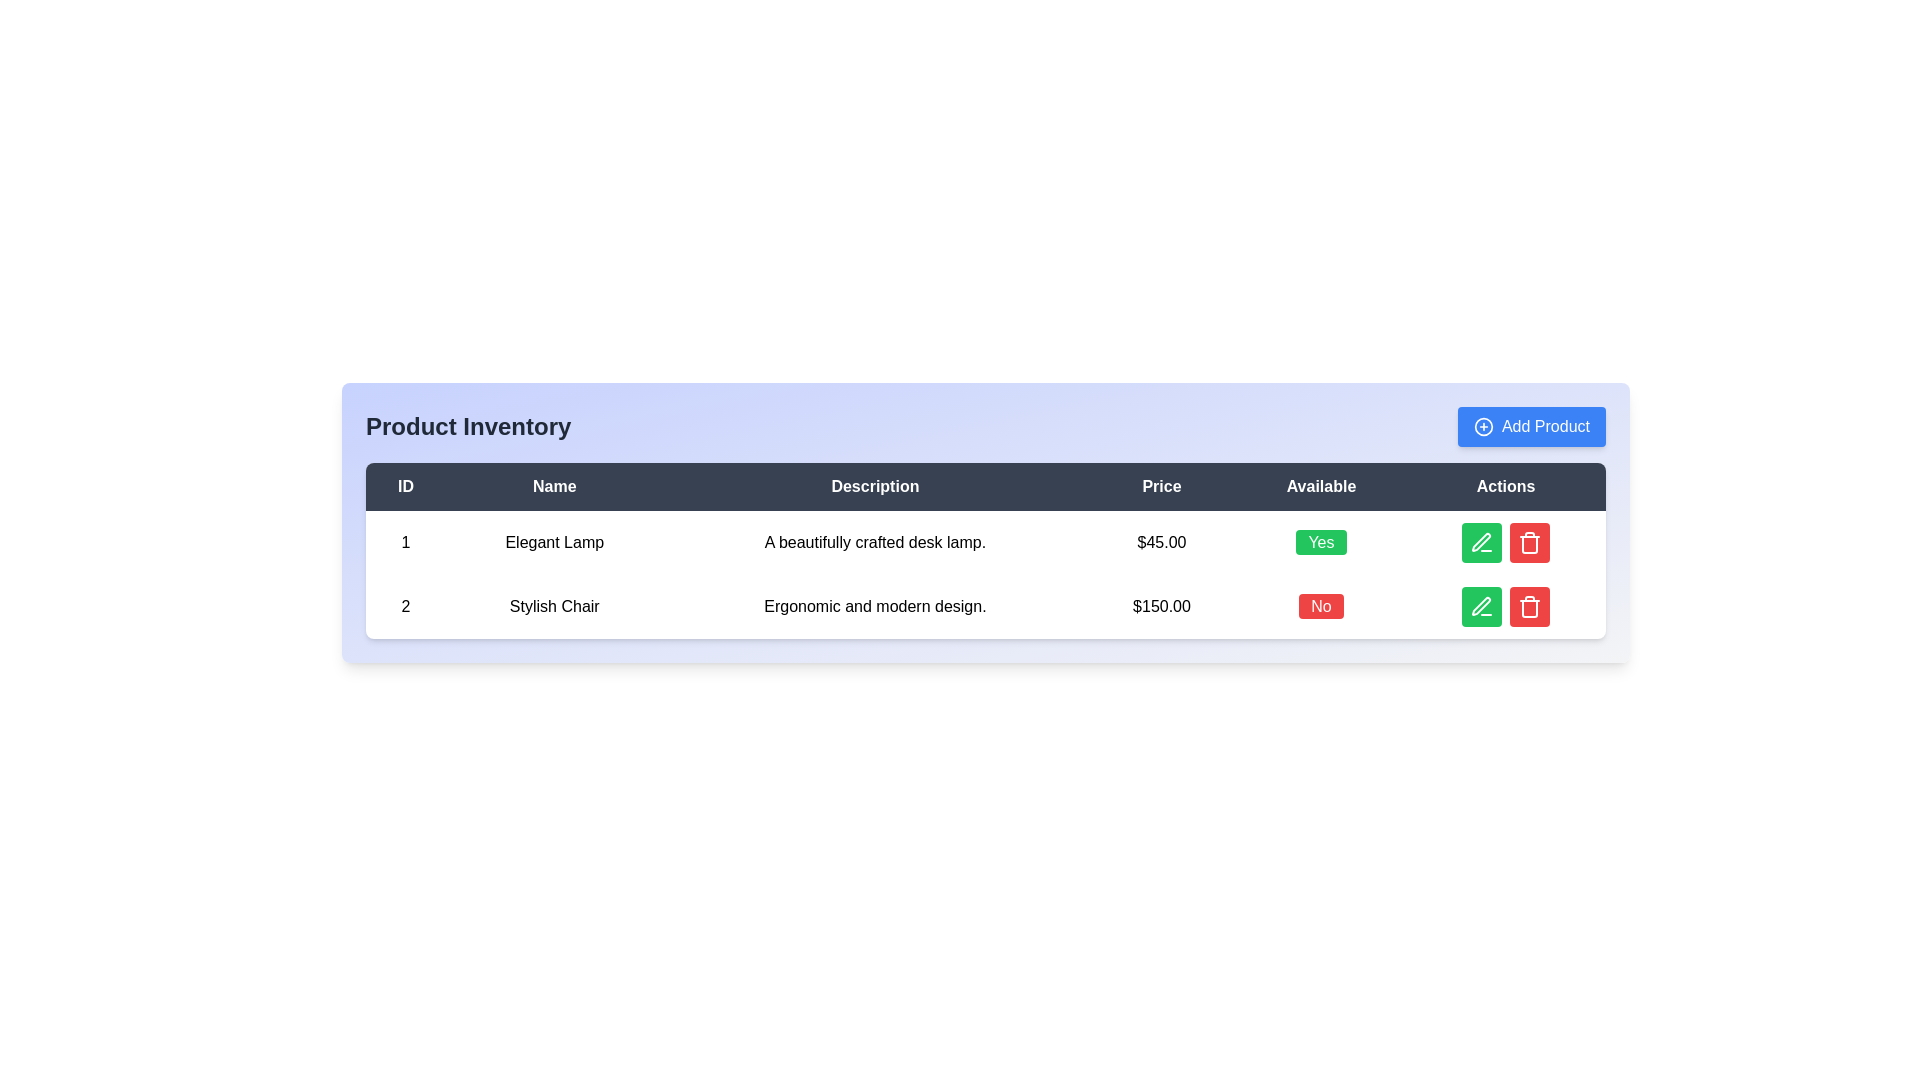 This screenshot has width=1920, height=1080. What do you see at coordinates (1529, 605) in the screenshot?
I see `the delete button in the 'Actions' column for the 'Stylish Chair' entry` at bounding box center [1529, 605].